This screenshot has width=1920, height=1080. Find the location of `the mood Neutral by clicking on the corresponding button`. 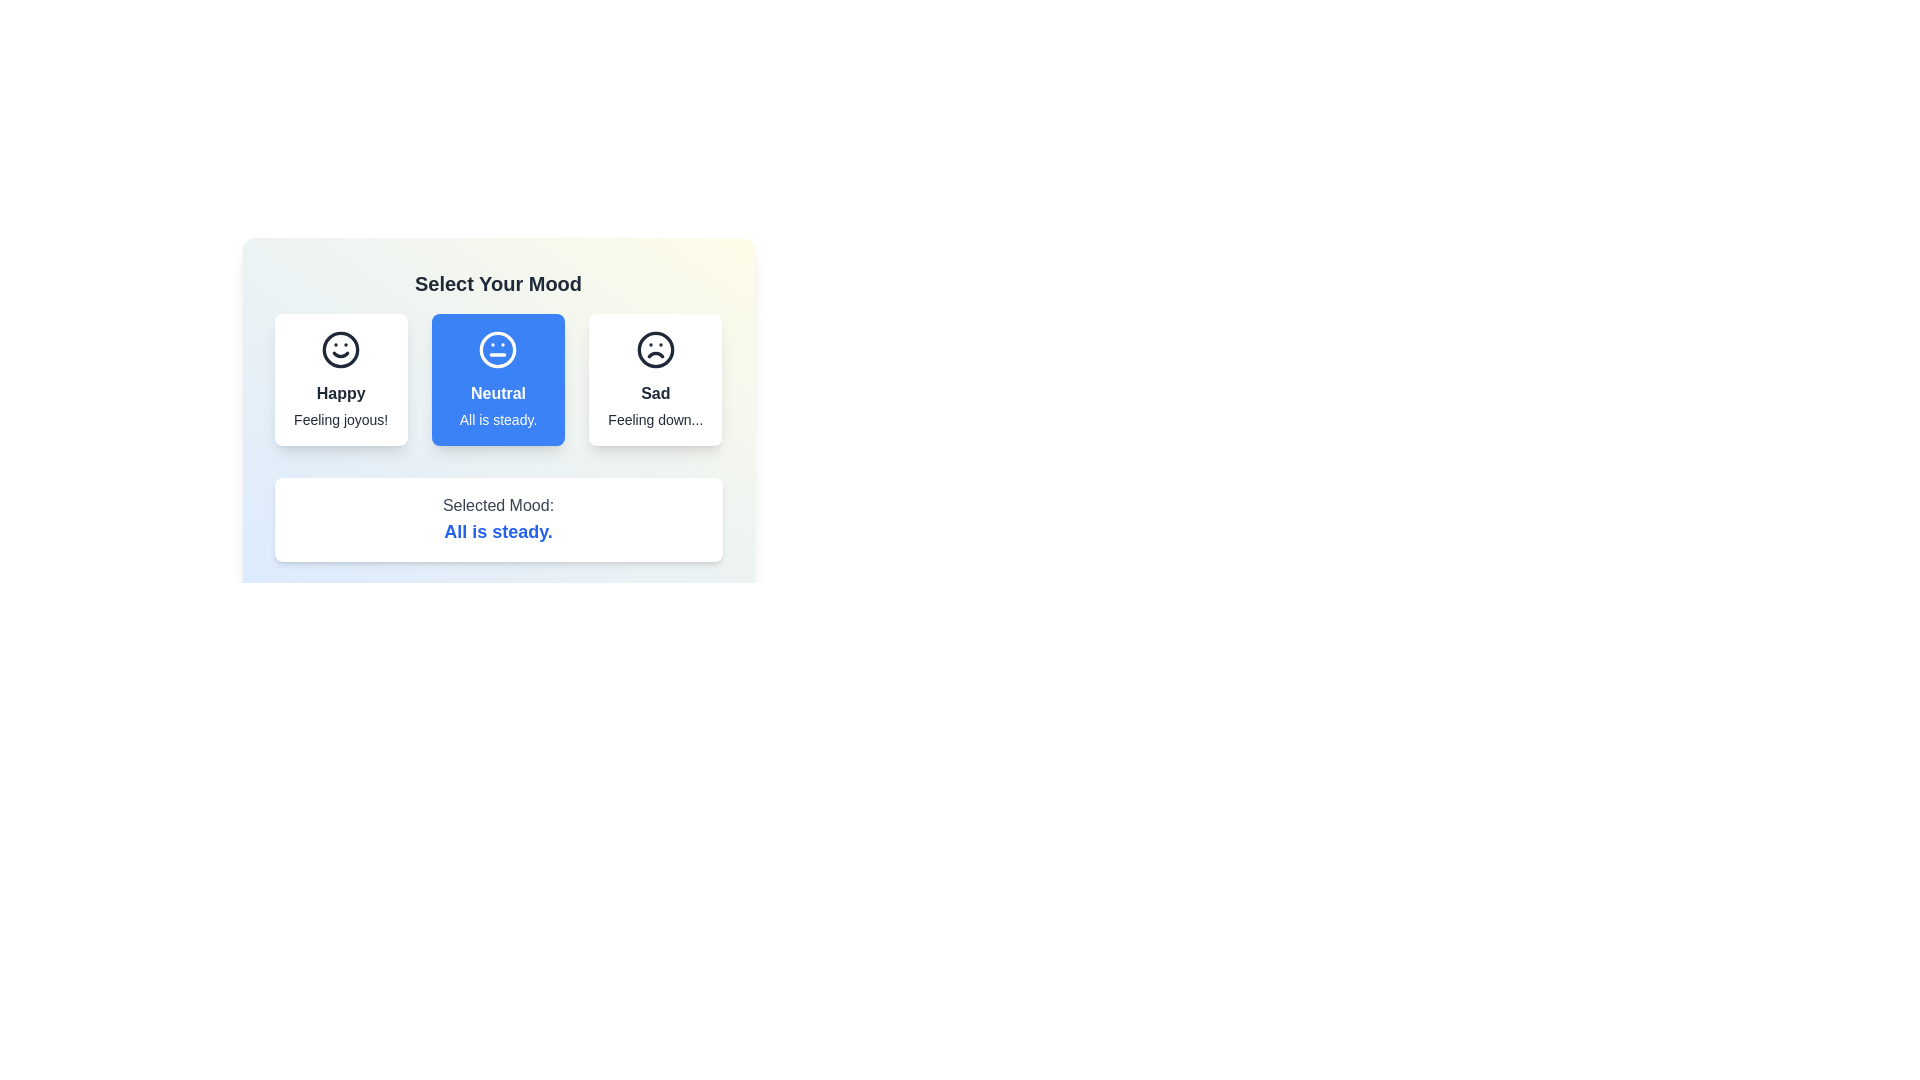

the mood Neutral by clicking on the corresponding button is located at coordinates (498, 380).